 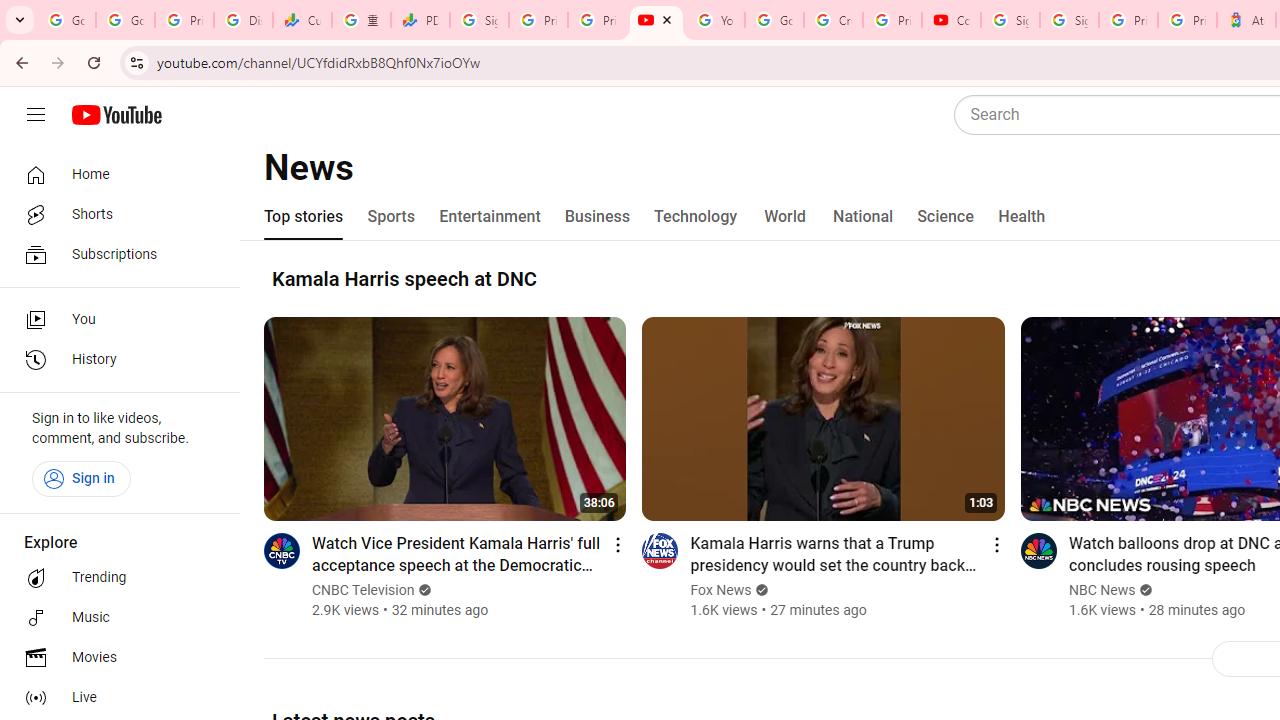 What do you see at coordinates (35, 115) in the screenshot?
I see `'Guide'` at bounding box center [35, 115].